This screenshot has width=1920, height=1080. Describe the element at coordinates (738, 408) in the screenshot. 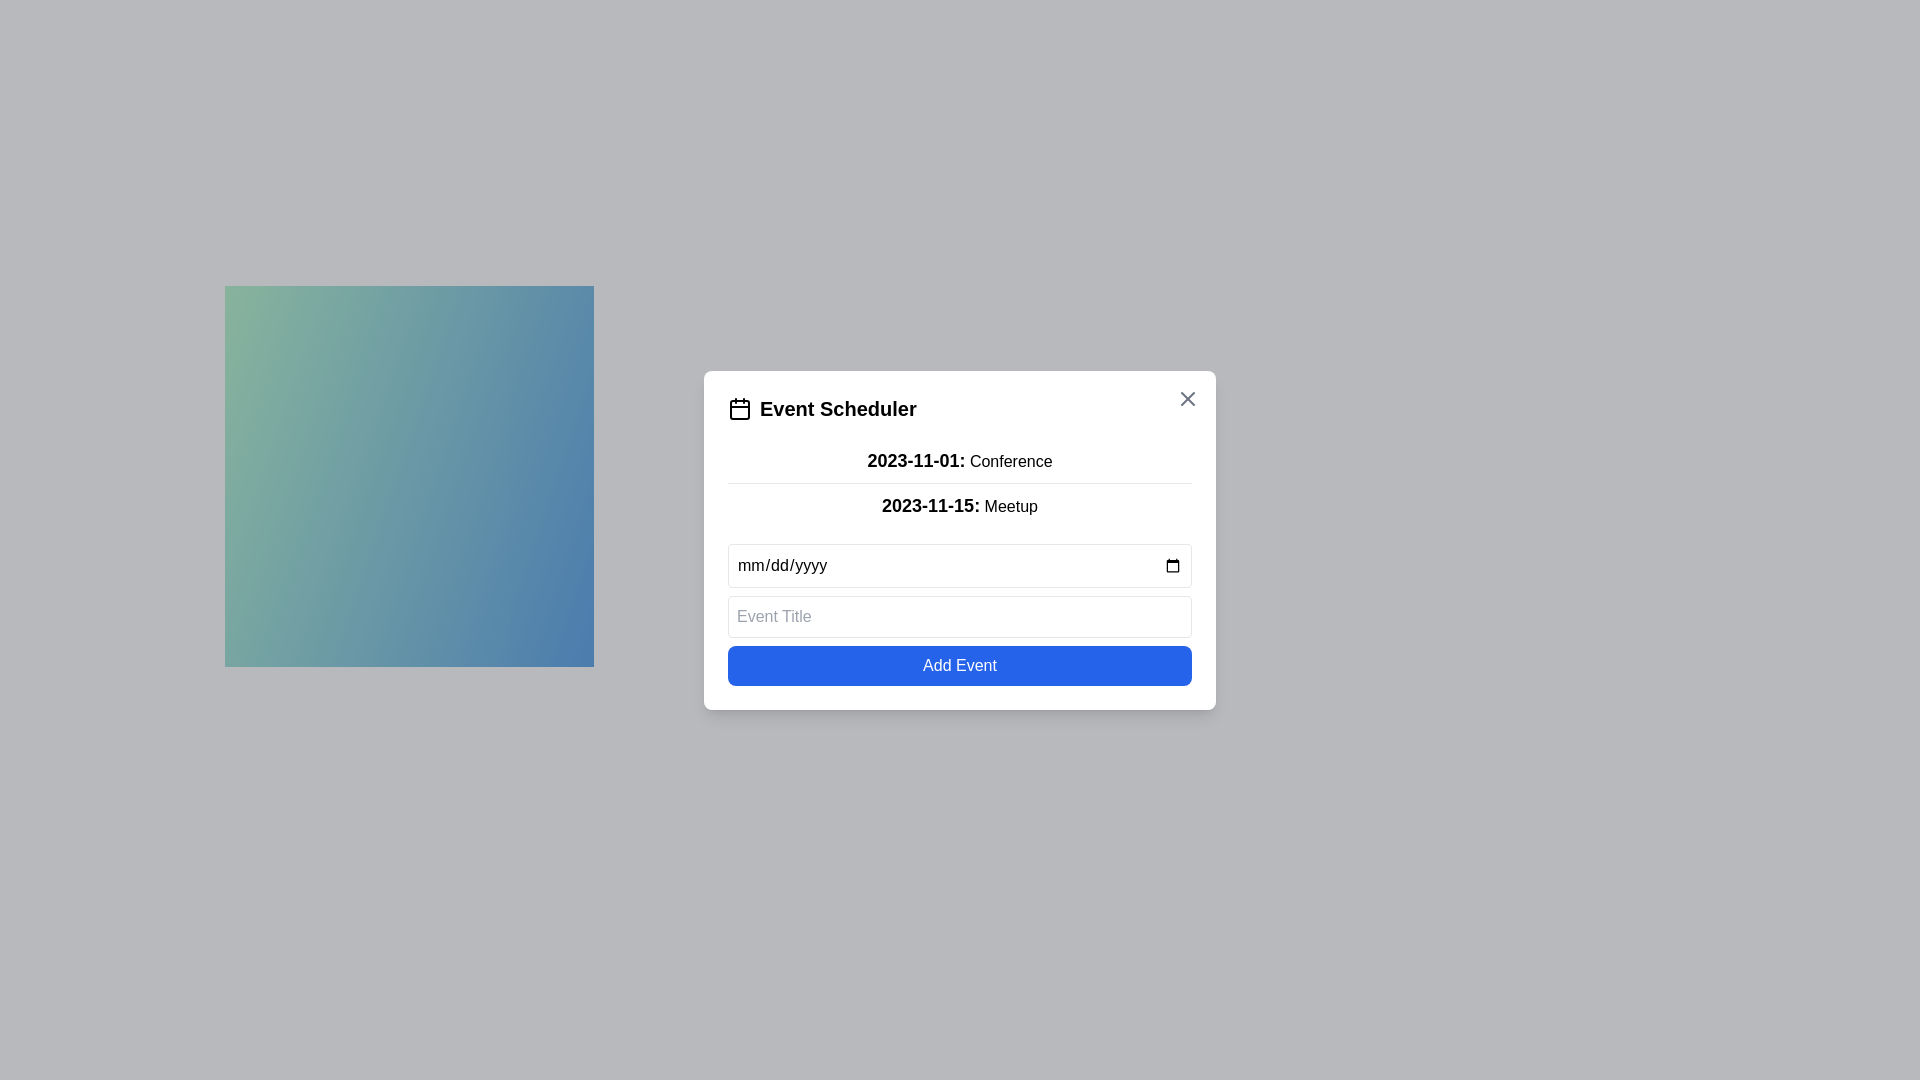

I see `the calendar icon located in the header of the 'Event Scheduler' interface to understand its meaning` at that location.